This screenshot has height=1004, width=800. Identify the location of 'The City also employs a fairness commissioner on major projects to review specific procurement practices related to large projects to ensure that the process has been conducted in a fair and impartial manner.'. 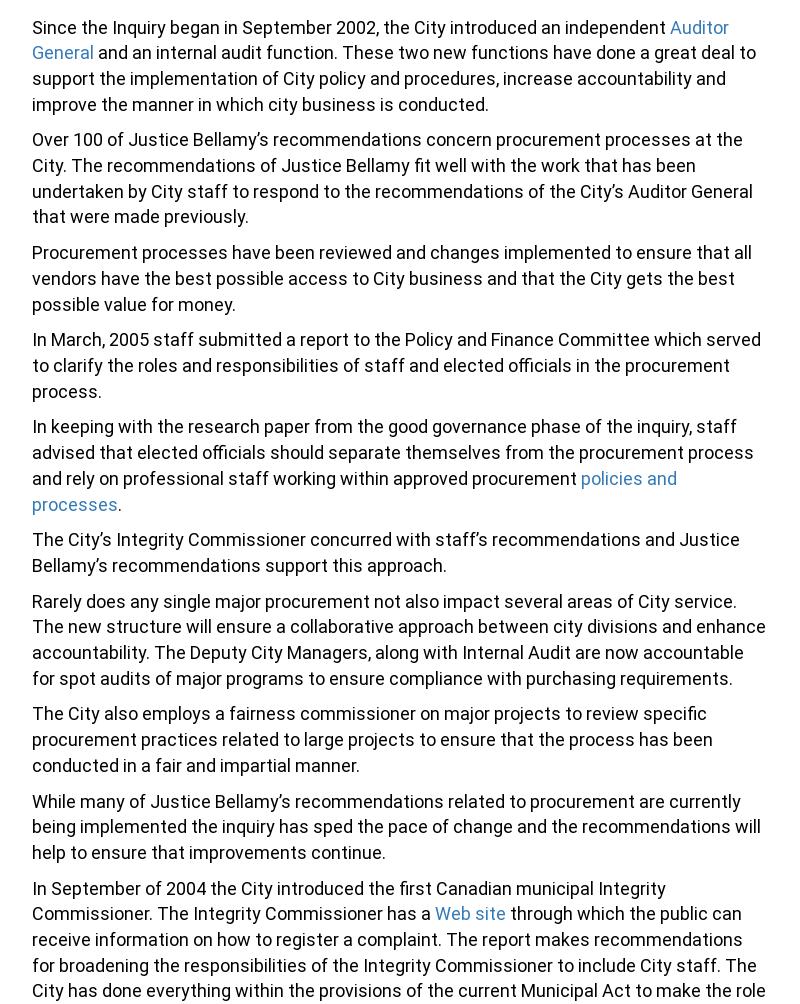
(371, 738).